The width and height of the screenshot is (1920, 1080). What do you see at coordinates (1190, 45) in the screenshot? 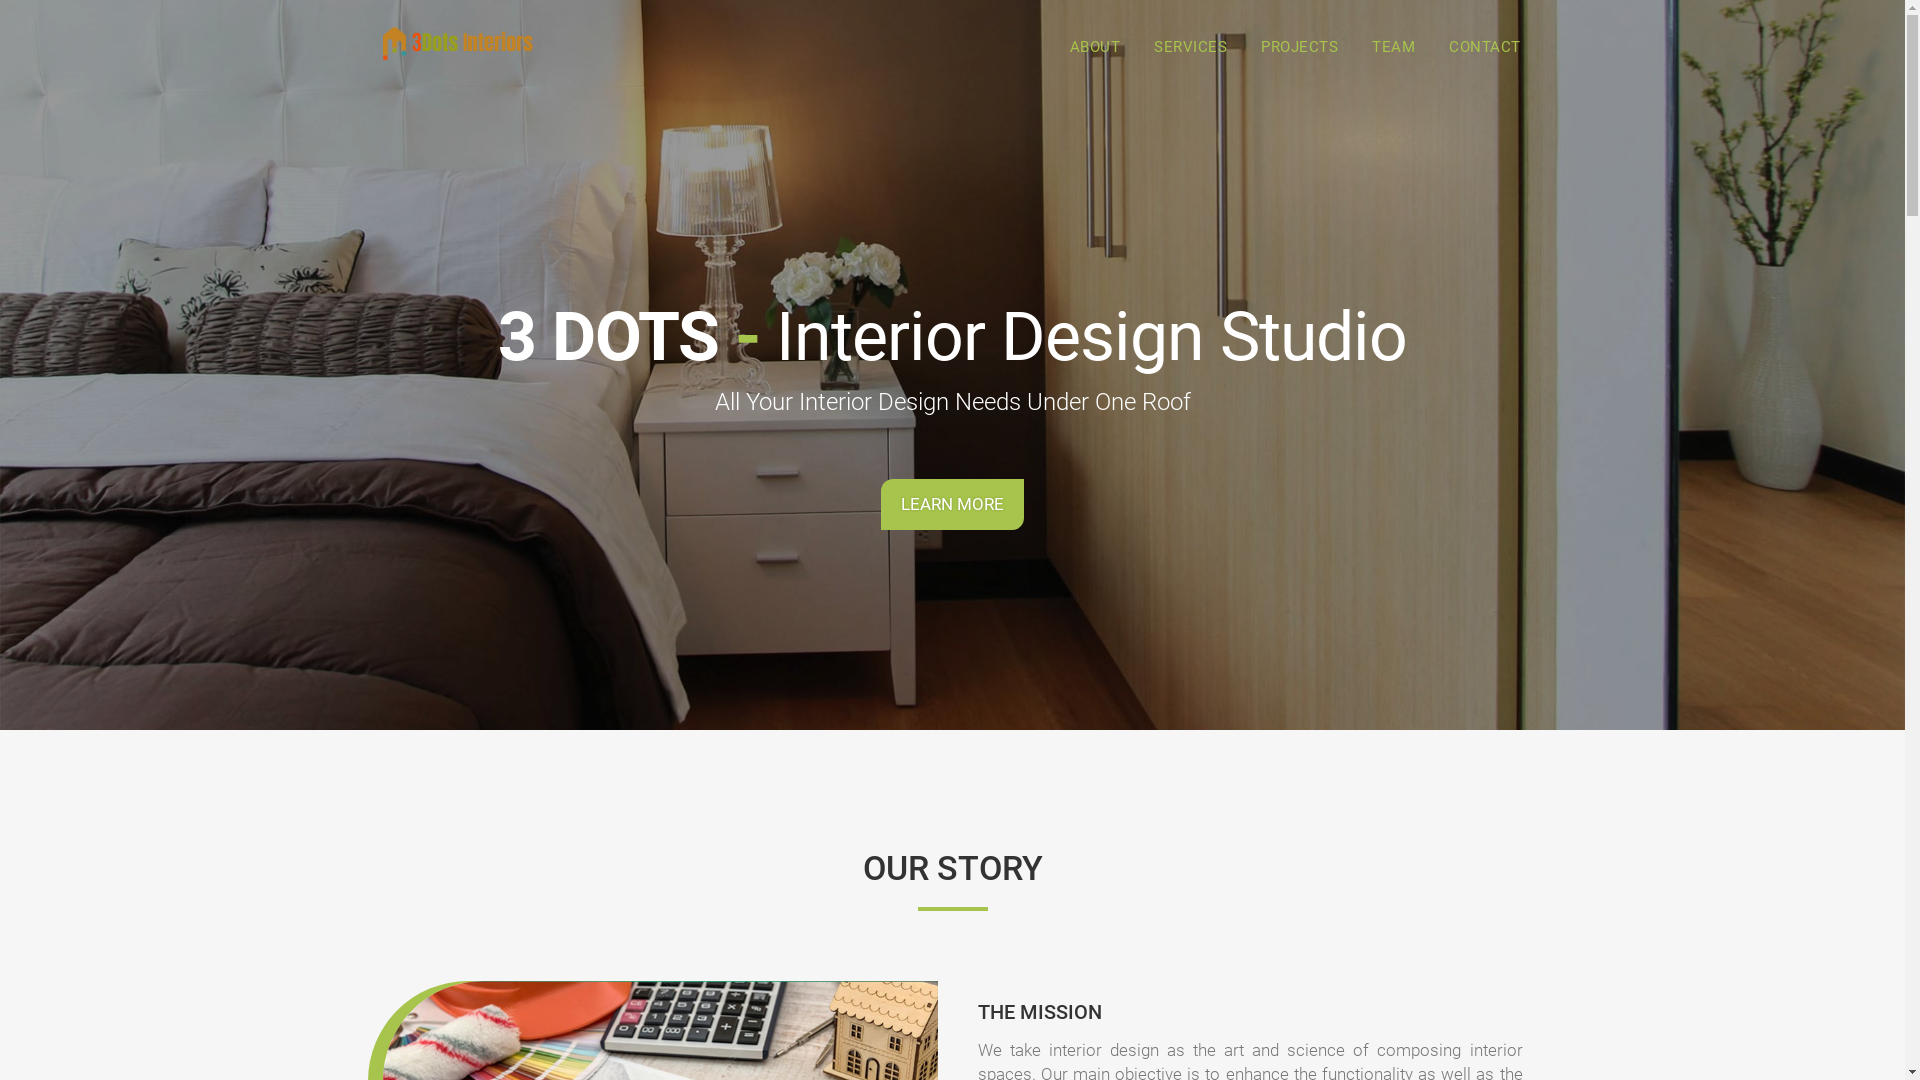
I see `'SERVICES'` at bounding box center [1190, 45].